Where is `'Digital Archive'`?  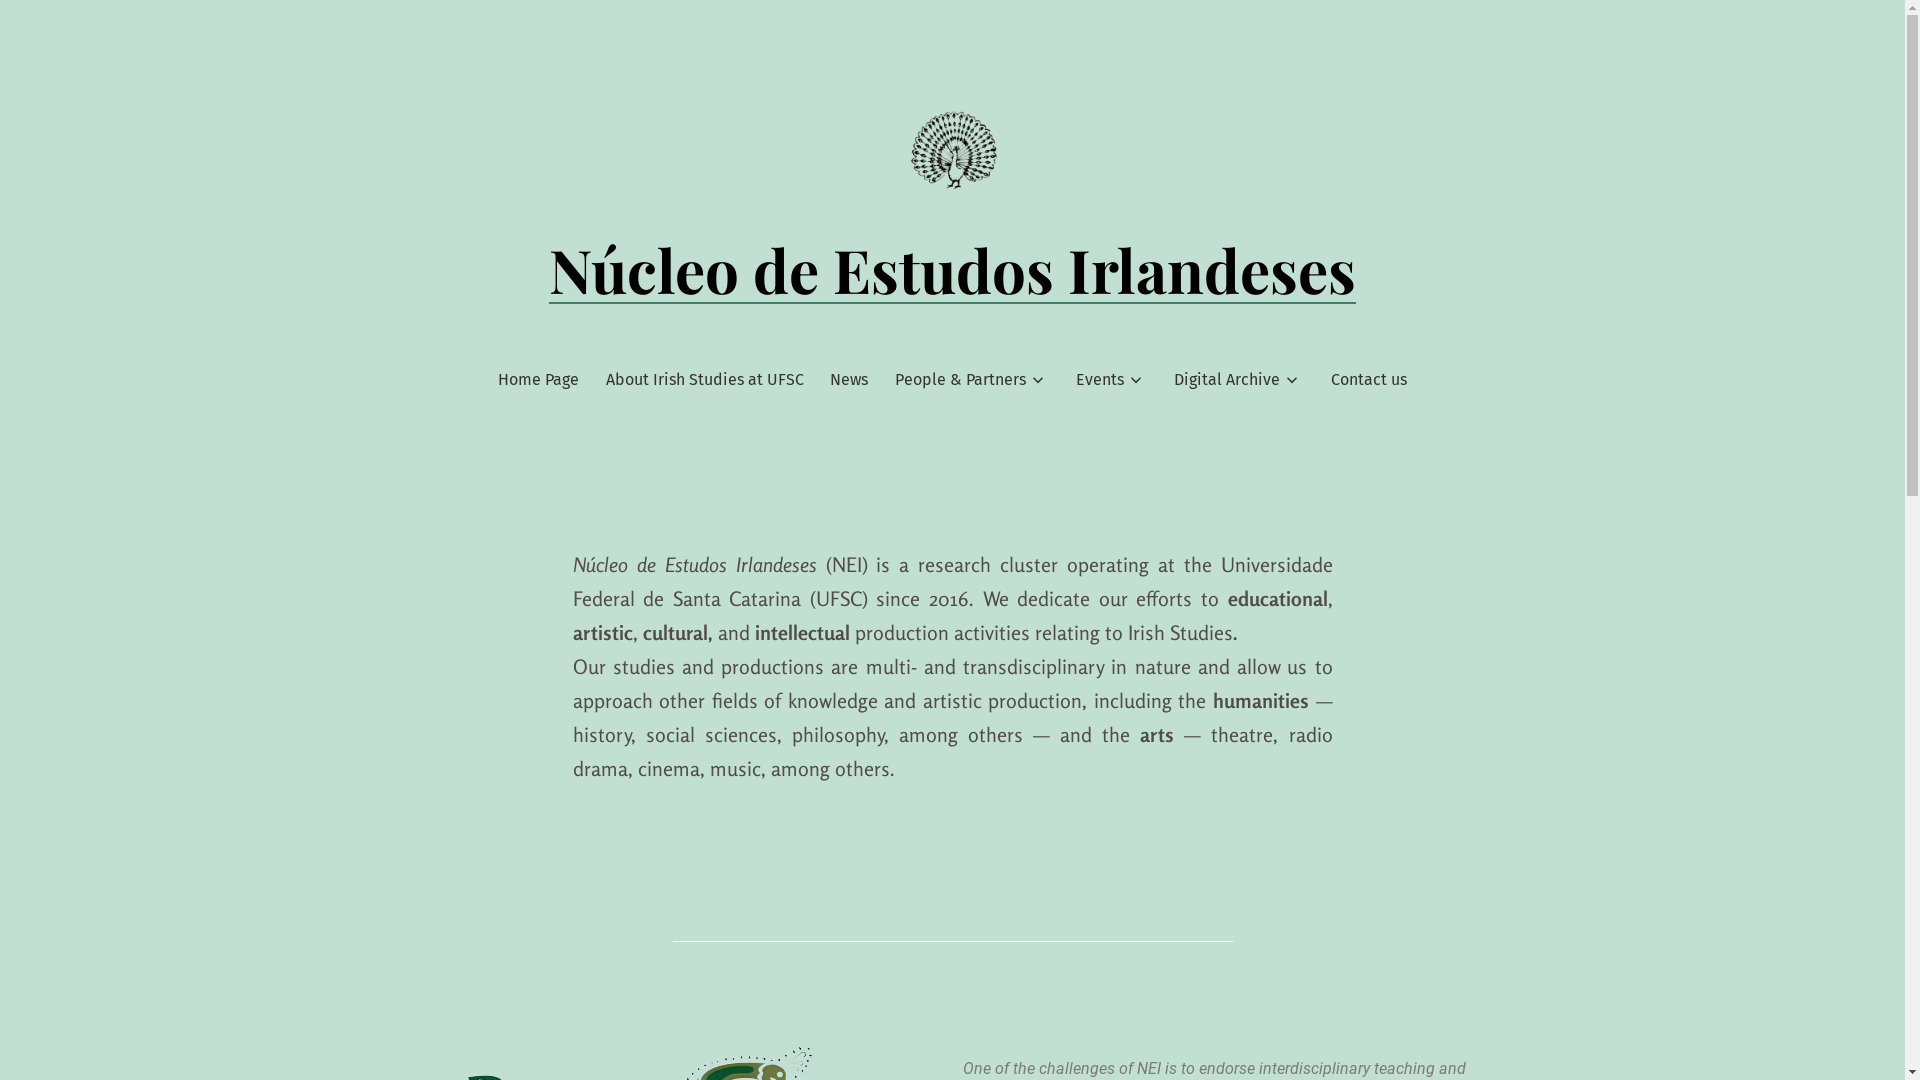
'Digital Archive' is located at coordinates (1226, 380).